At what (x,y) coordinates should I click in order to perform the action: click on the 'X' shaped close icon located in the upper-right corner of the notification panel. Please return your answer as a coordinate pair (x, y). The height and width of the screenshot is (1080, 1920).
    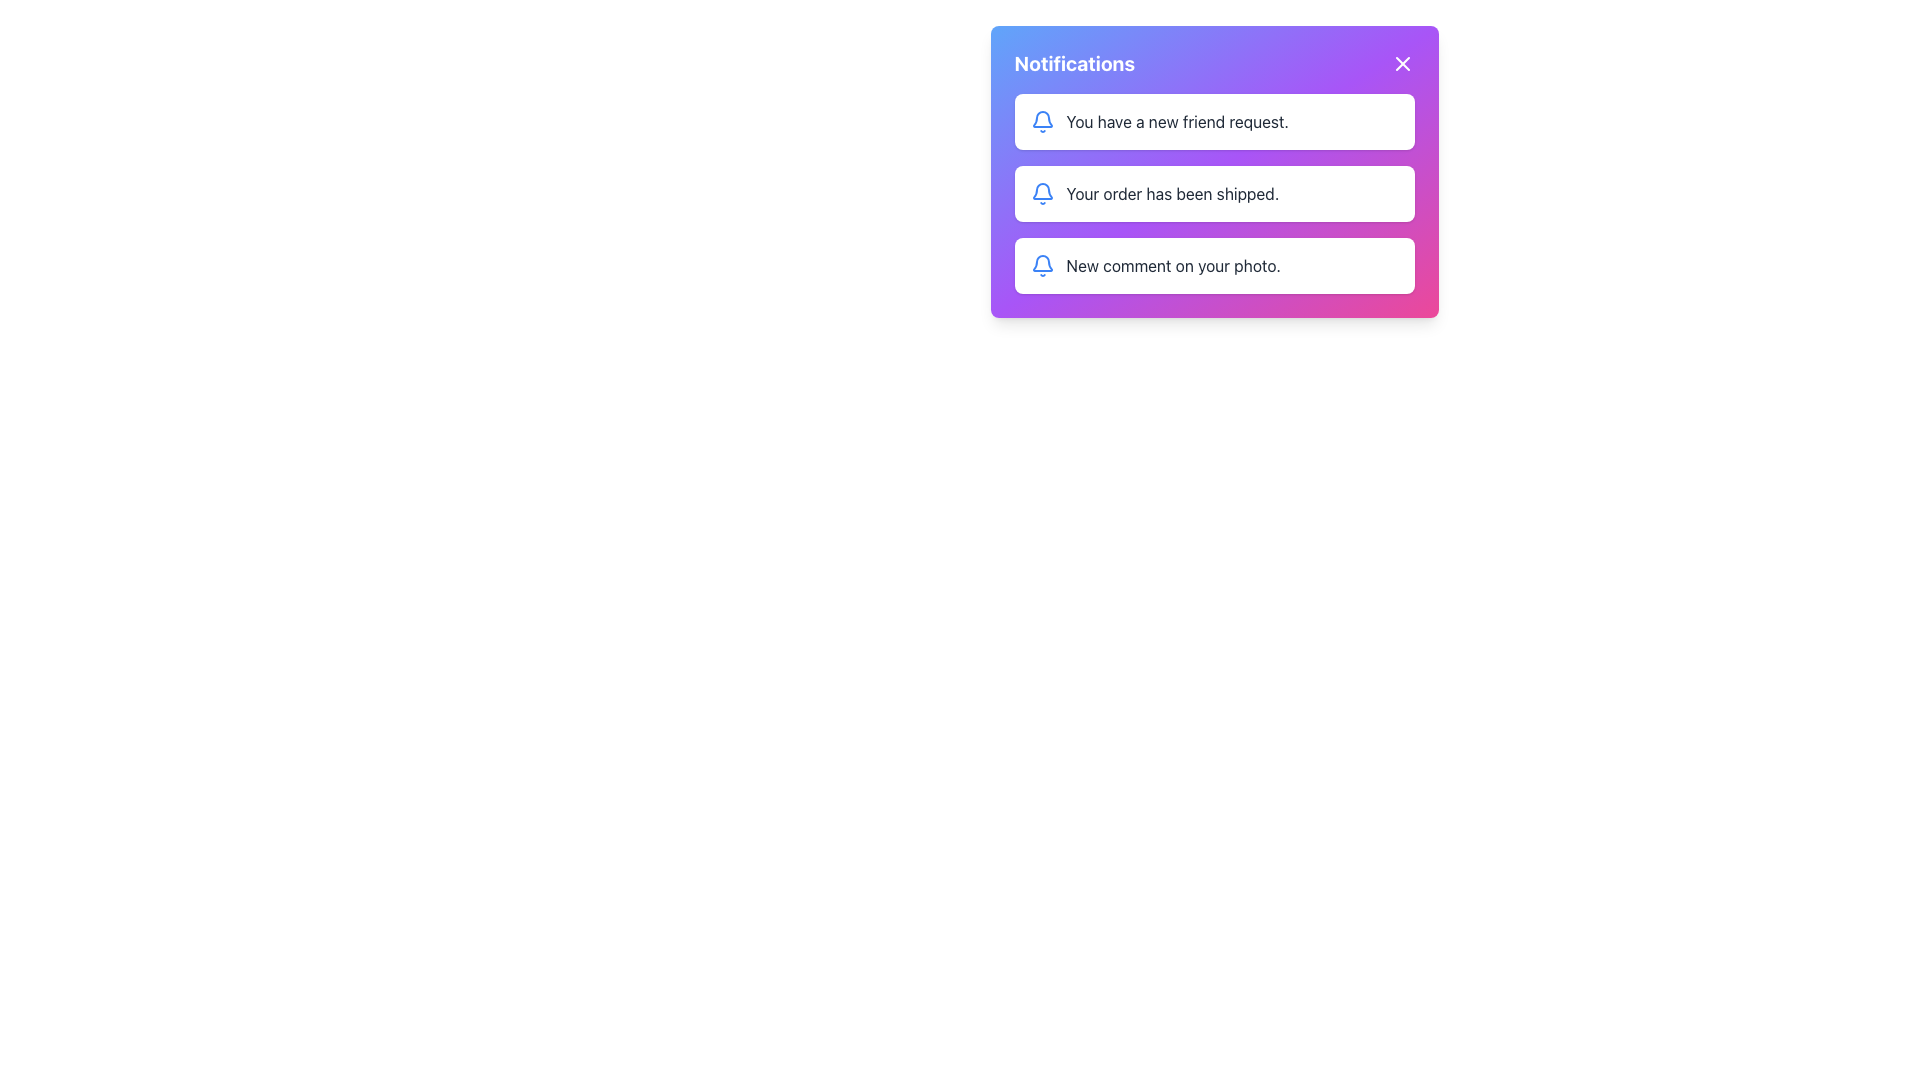
    Looking at the image, I should click on (1401, 63).